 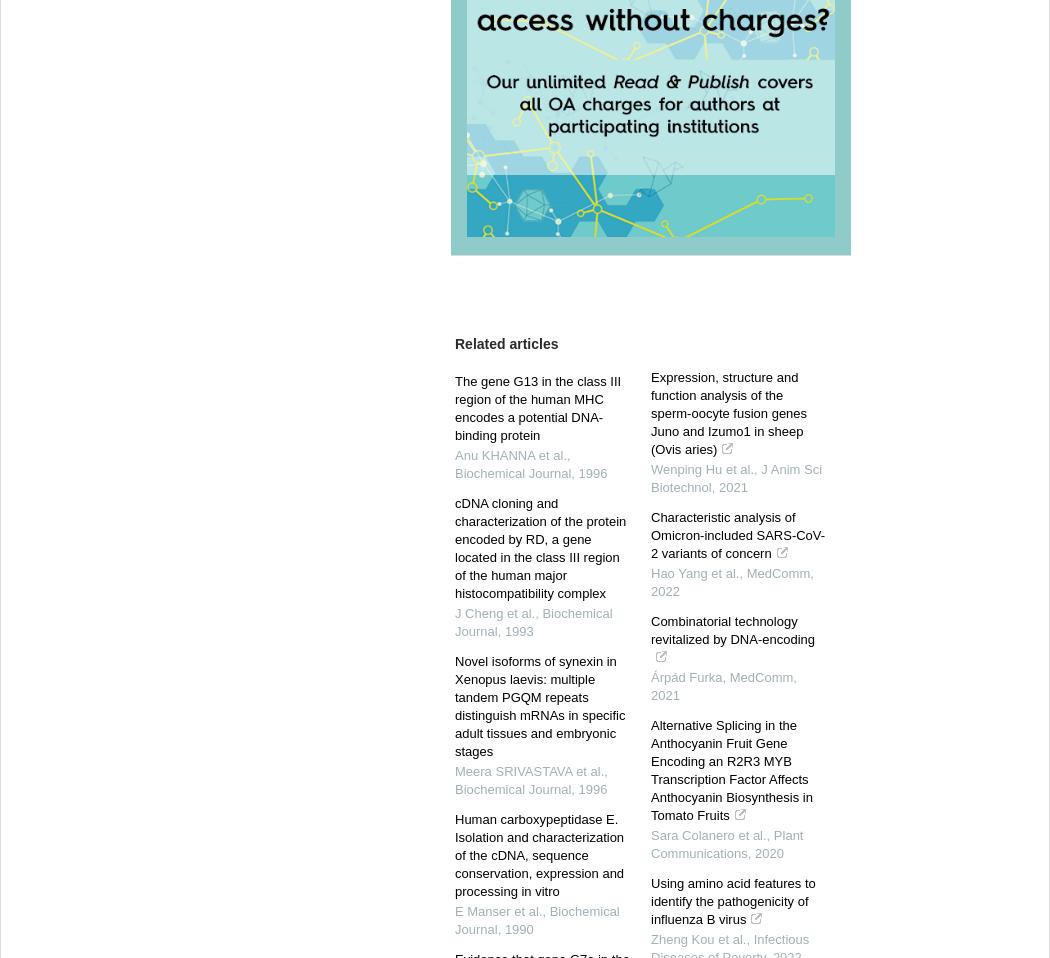 What do you see at coordinates (710, 834) in the screenshot?
I see `'Sara Colanero et al.,'` at bounding box center [710, 834].